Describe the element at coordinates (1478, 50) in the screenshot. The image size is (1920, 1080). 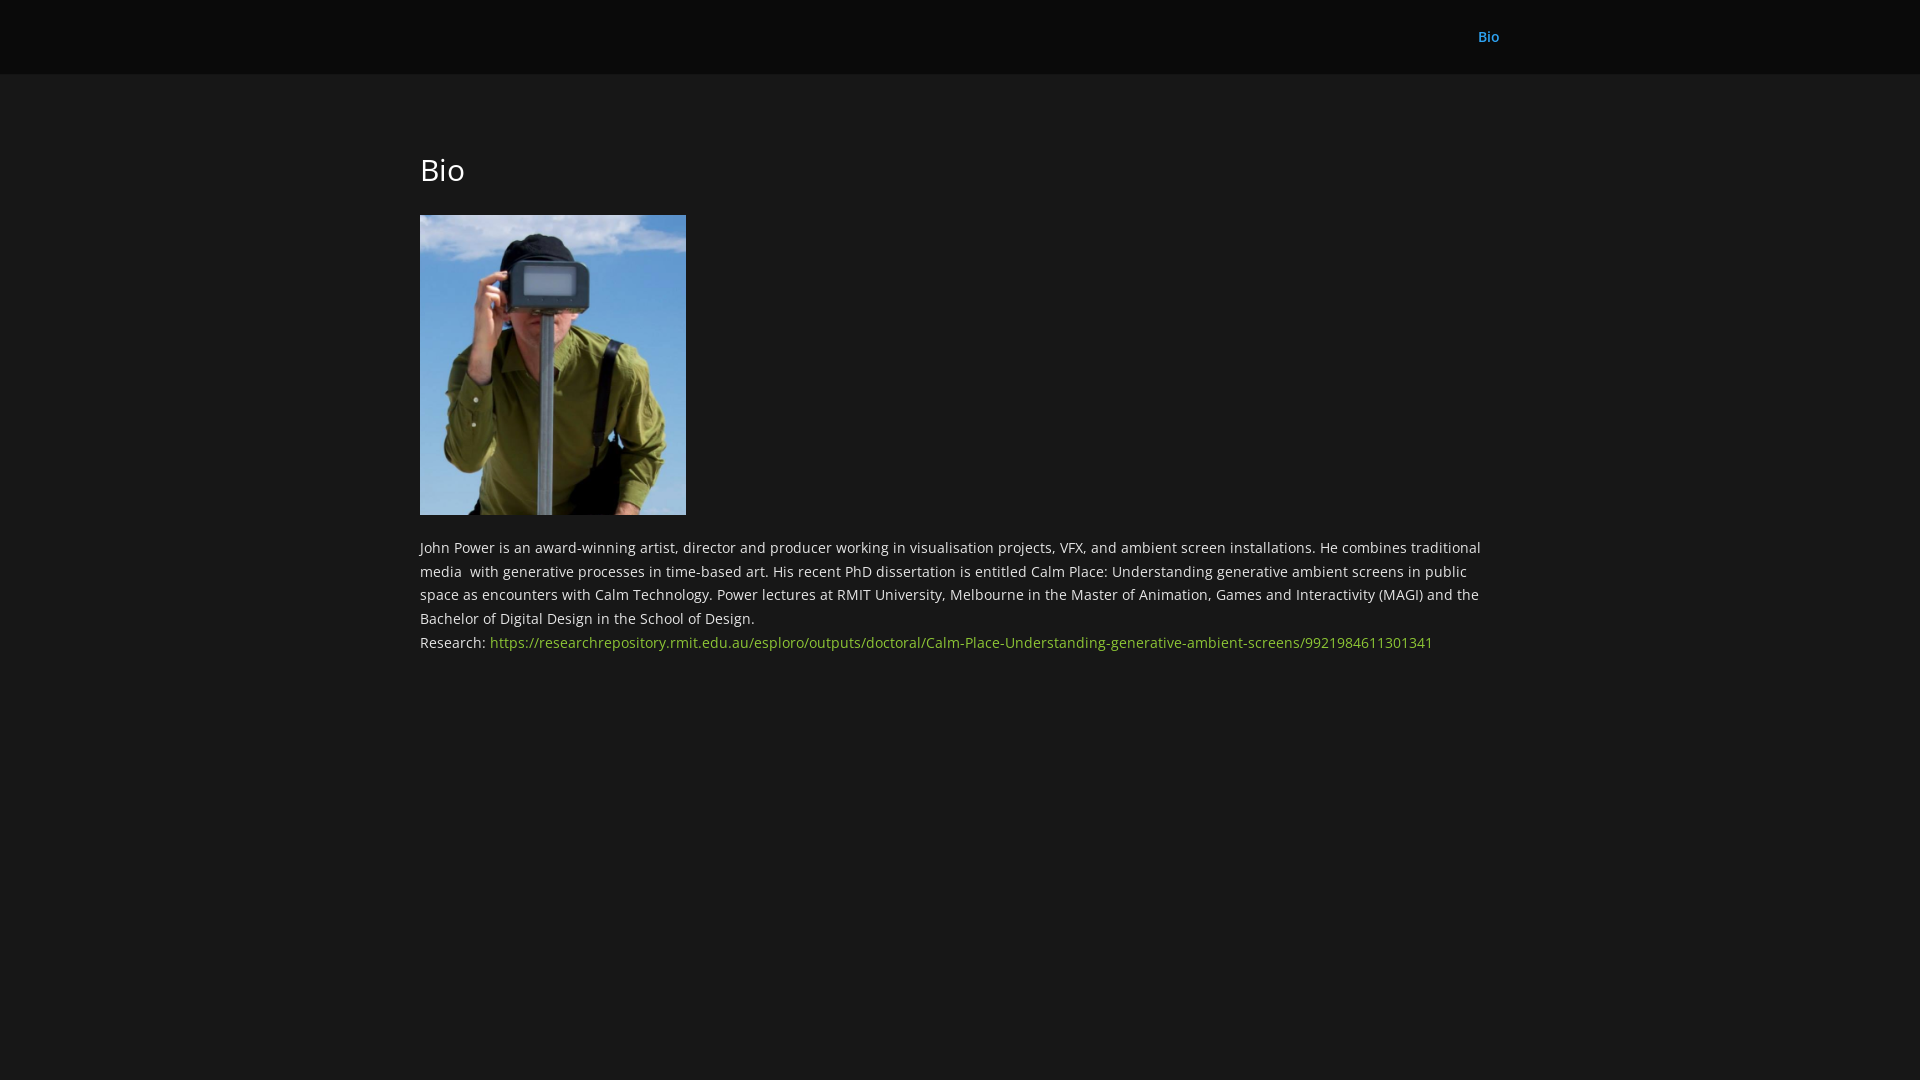
I see `'Bio'` at that location.